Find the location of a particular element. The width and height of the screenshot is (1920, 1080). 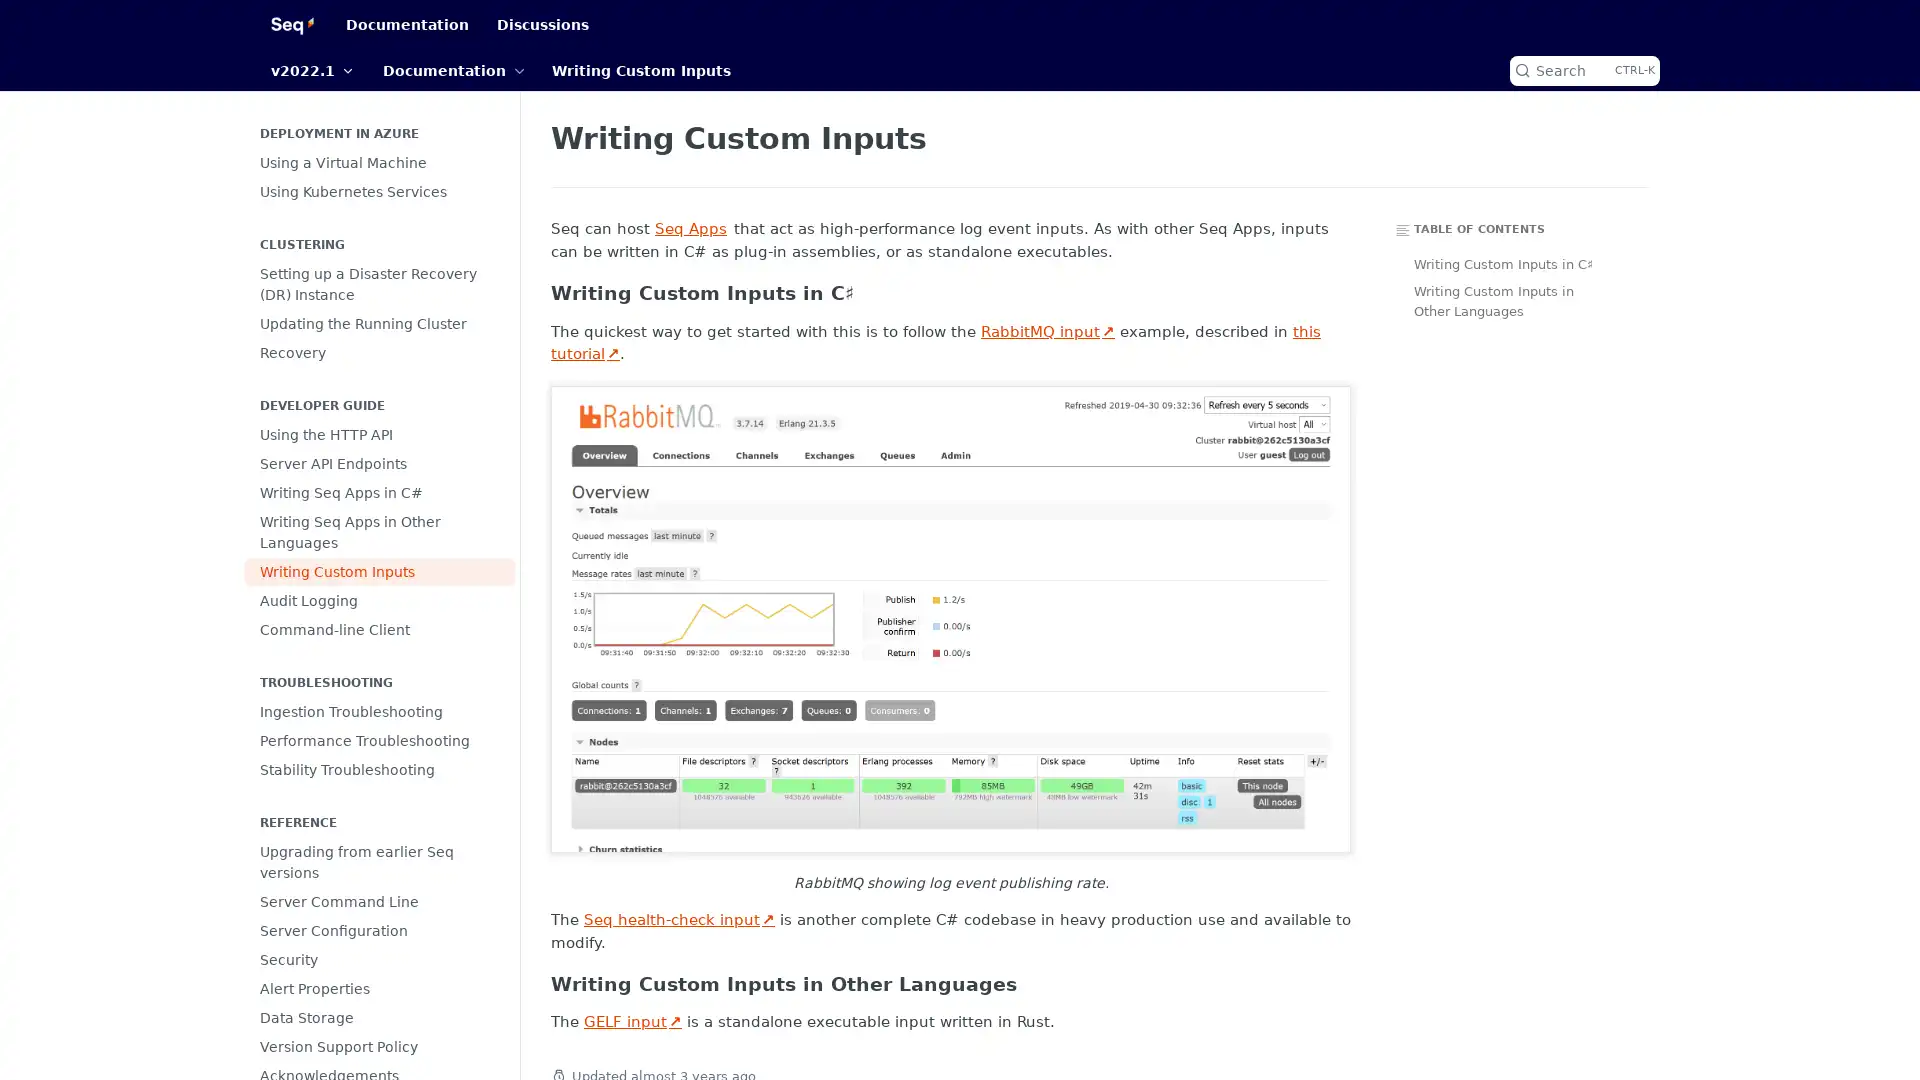

v2022.1 is located at coordinates (311, 69).